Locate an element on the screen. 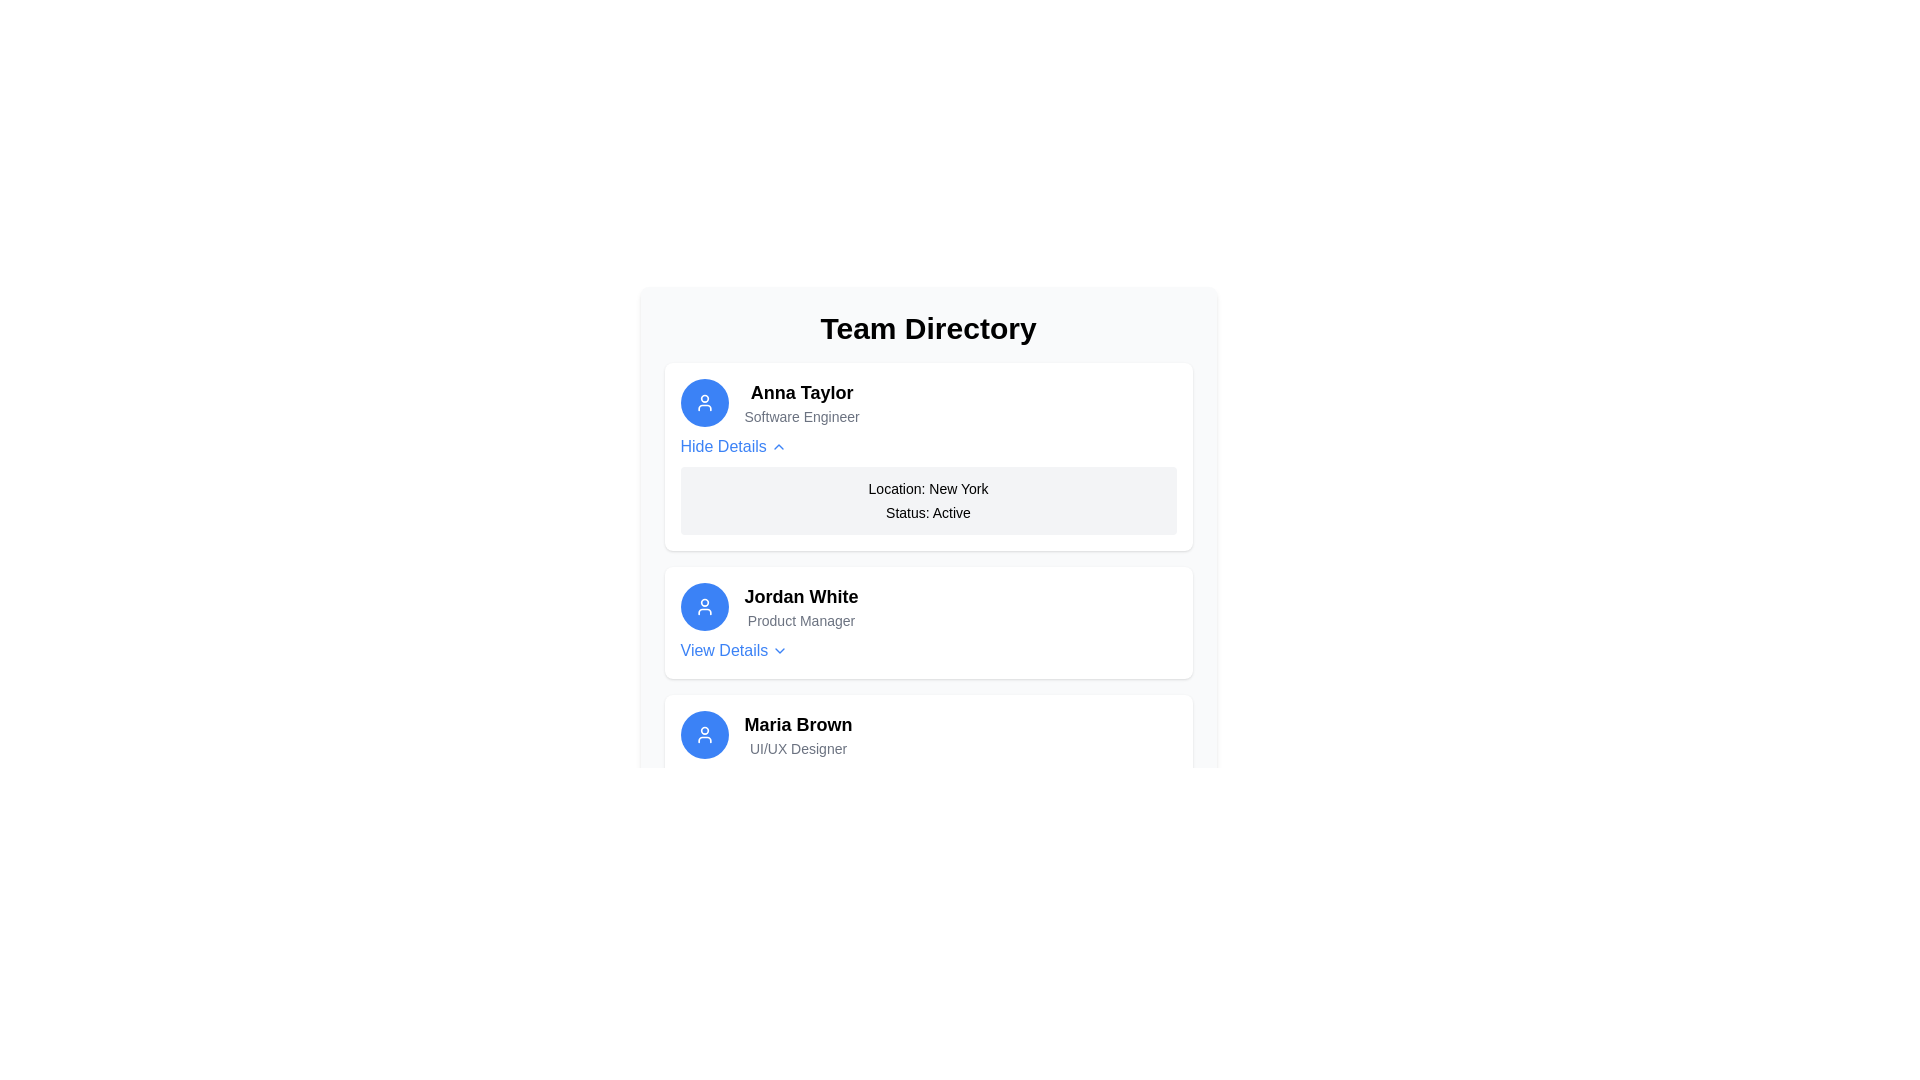 This screenshot has width=1920, height=1080. the downward-facing chevron icon (SVG graphic) located to the right of the 'View Details' text in the team directory for Jordan White is located at coordinates (779, 651).